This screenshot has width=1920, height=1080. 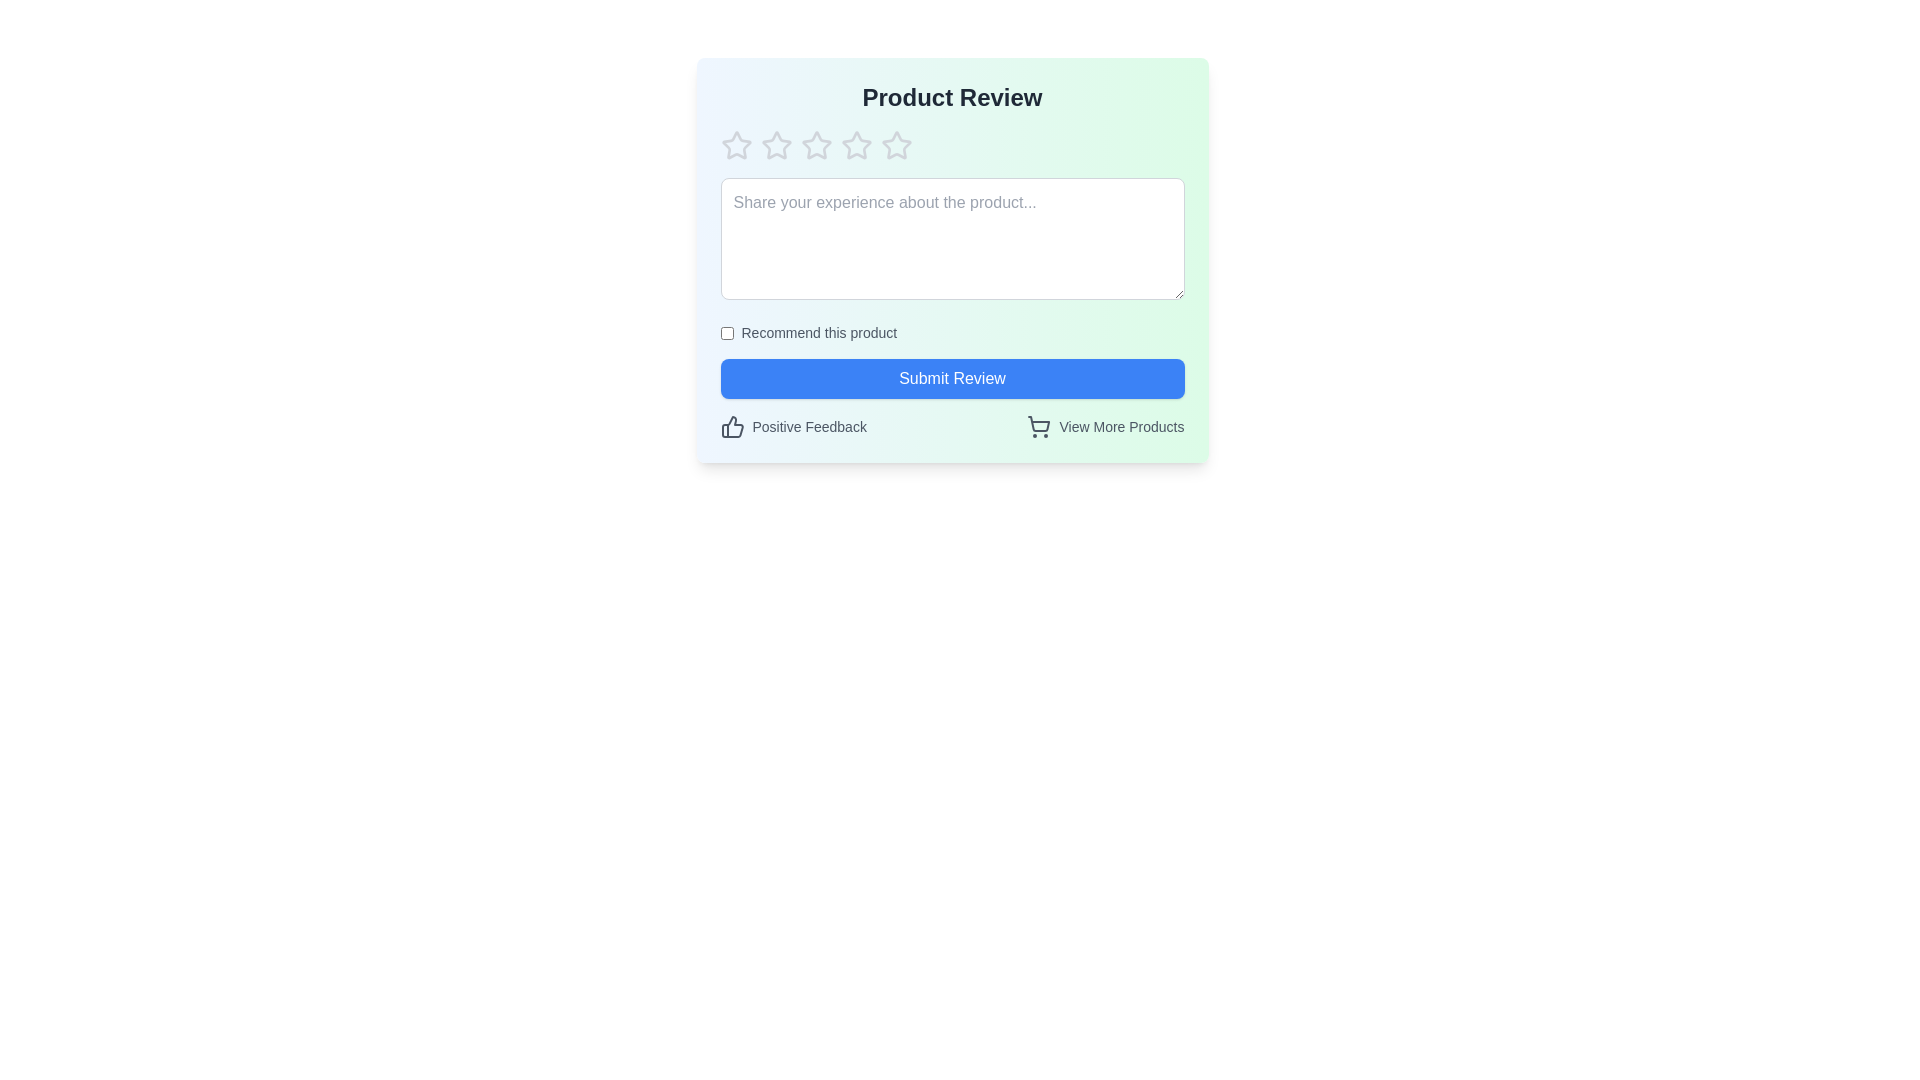 What do you see at coordinates (856, 145) in the screenshot?
I see `the product rating to 4 stars by clicking on the respective star` at bounding box center [856, 145].